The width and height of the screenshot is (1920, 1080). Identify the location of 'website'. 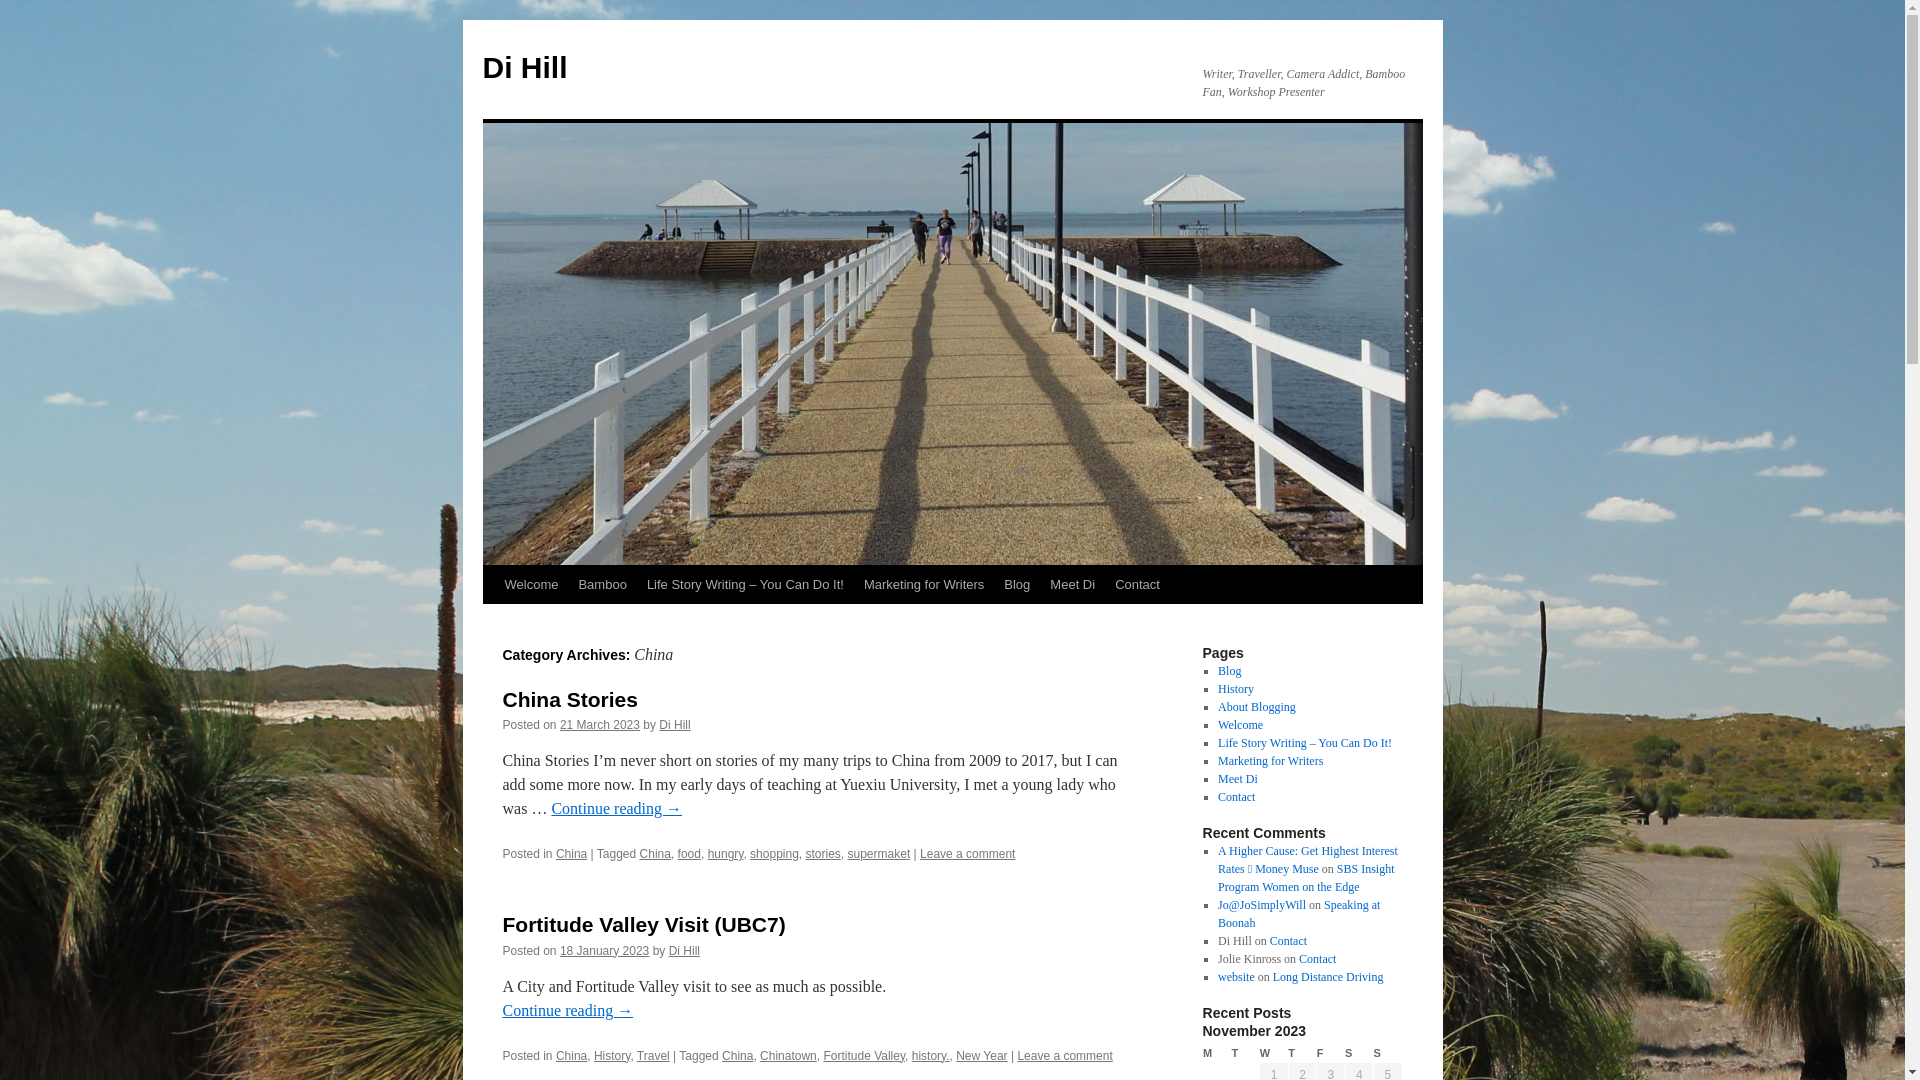
(1235, 975).